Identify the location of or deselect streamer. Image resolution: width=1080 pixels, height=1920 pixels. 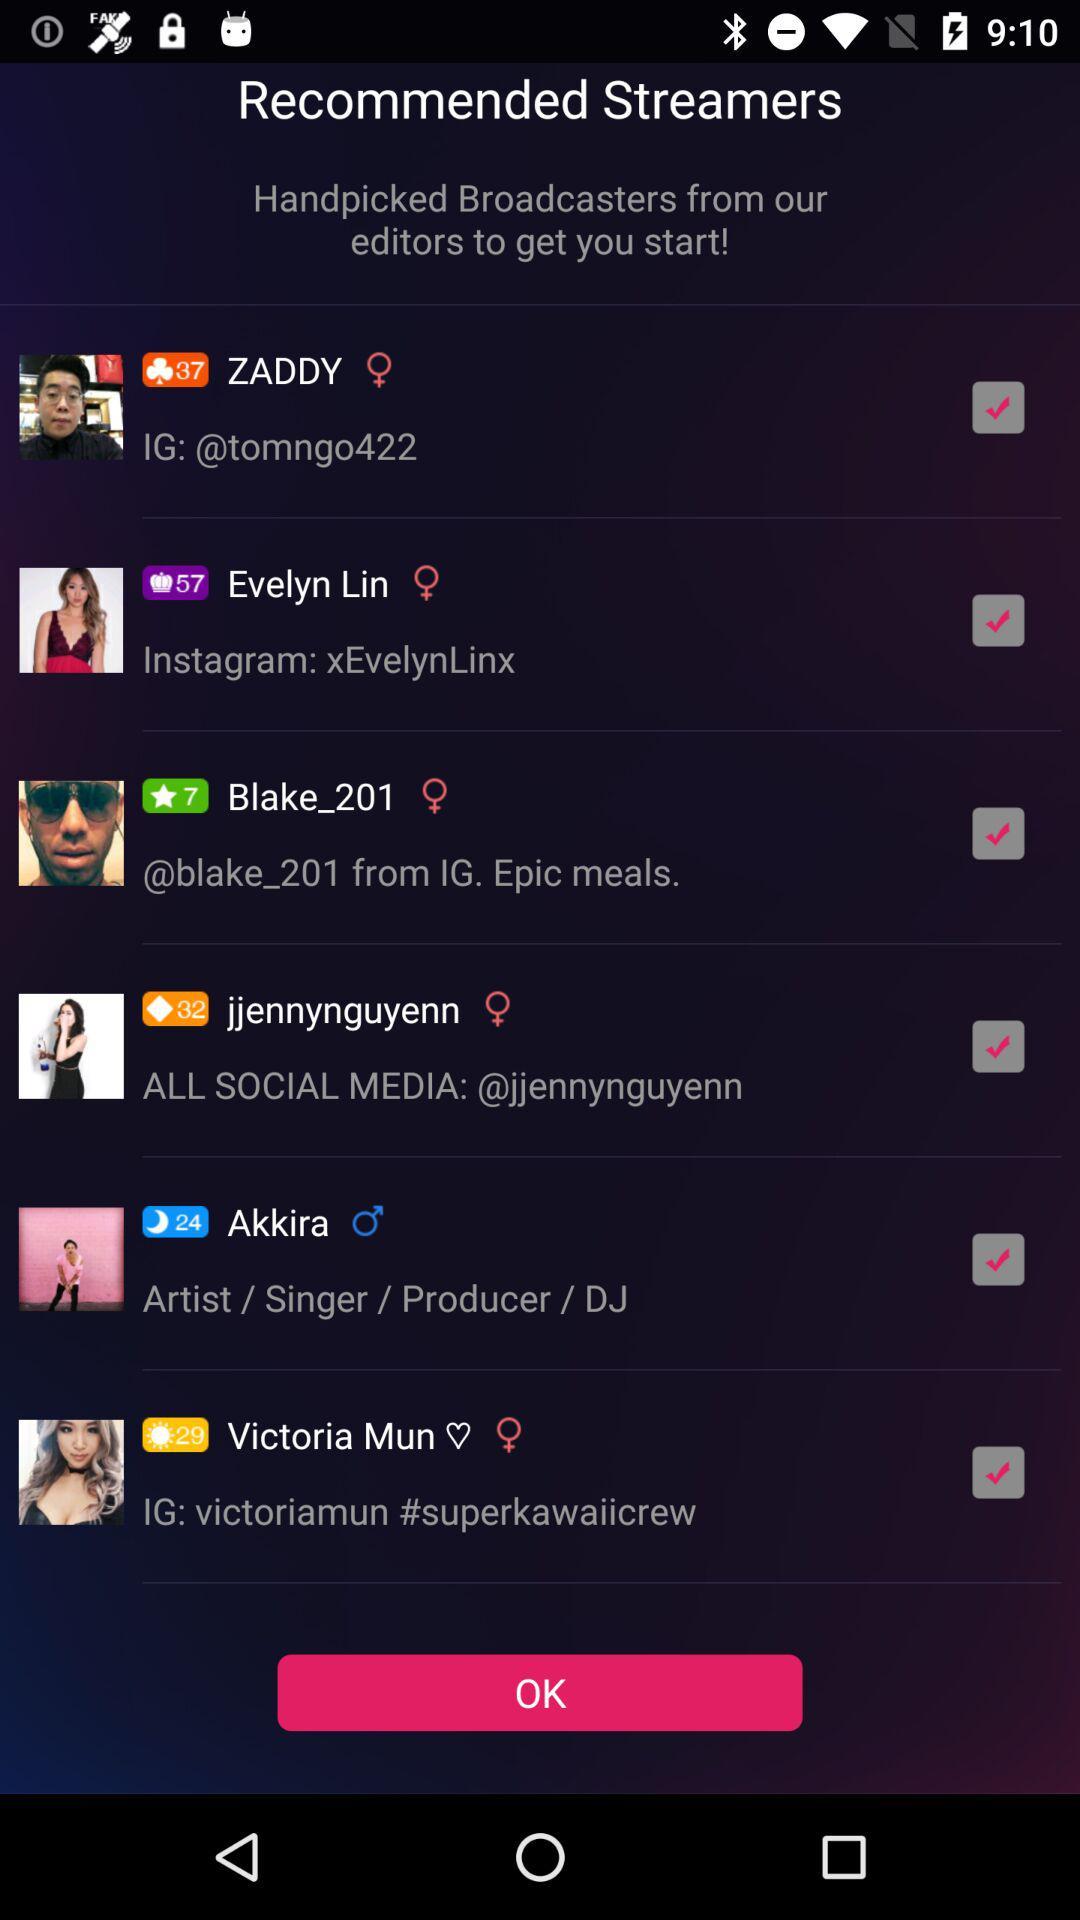
(998, 619).